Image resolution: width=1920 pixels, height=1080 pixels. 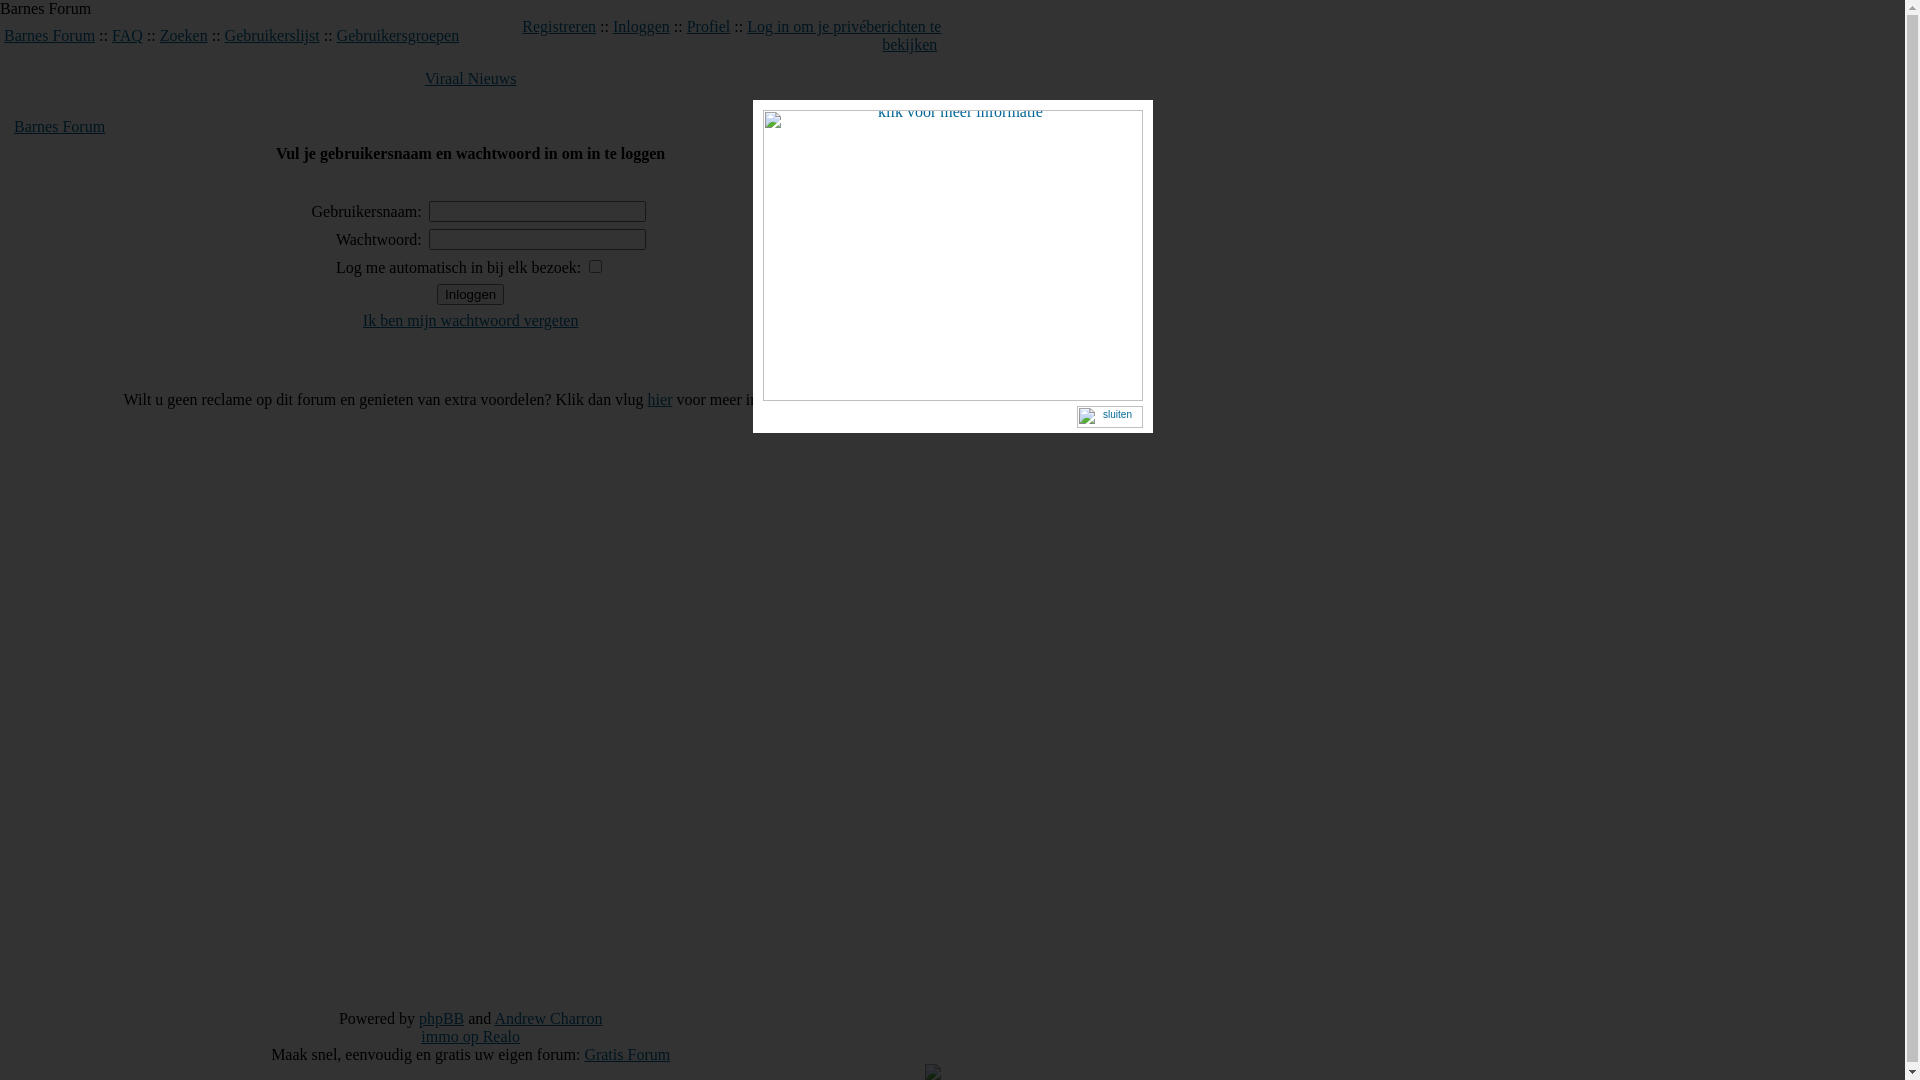 What do you see at coordinates (158, 35) in the screenshot?
I see `'Zoeken'` at bounding box center [158, 35].